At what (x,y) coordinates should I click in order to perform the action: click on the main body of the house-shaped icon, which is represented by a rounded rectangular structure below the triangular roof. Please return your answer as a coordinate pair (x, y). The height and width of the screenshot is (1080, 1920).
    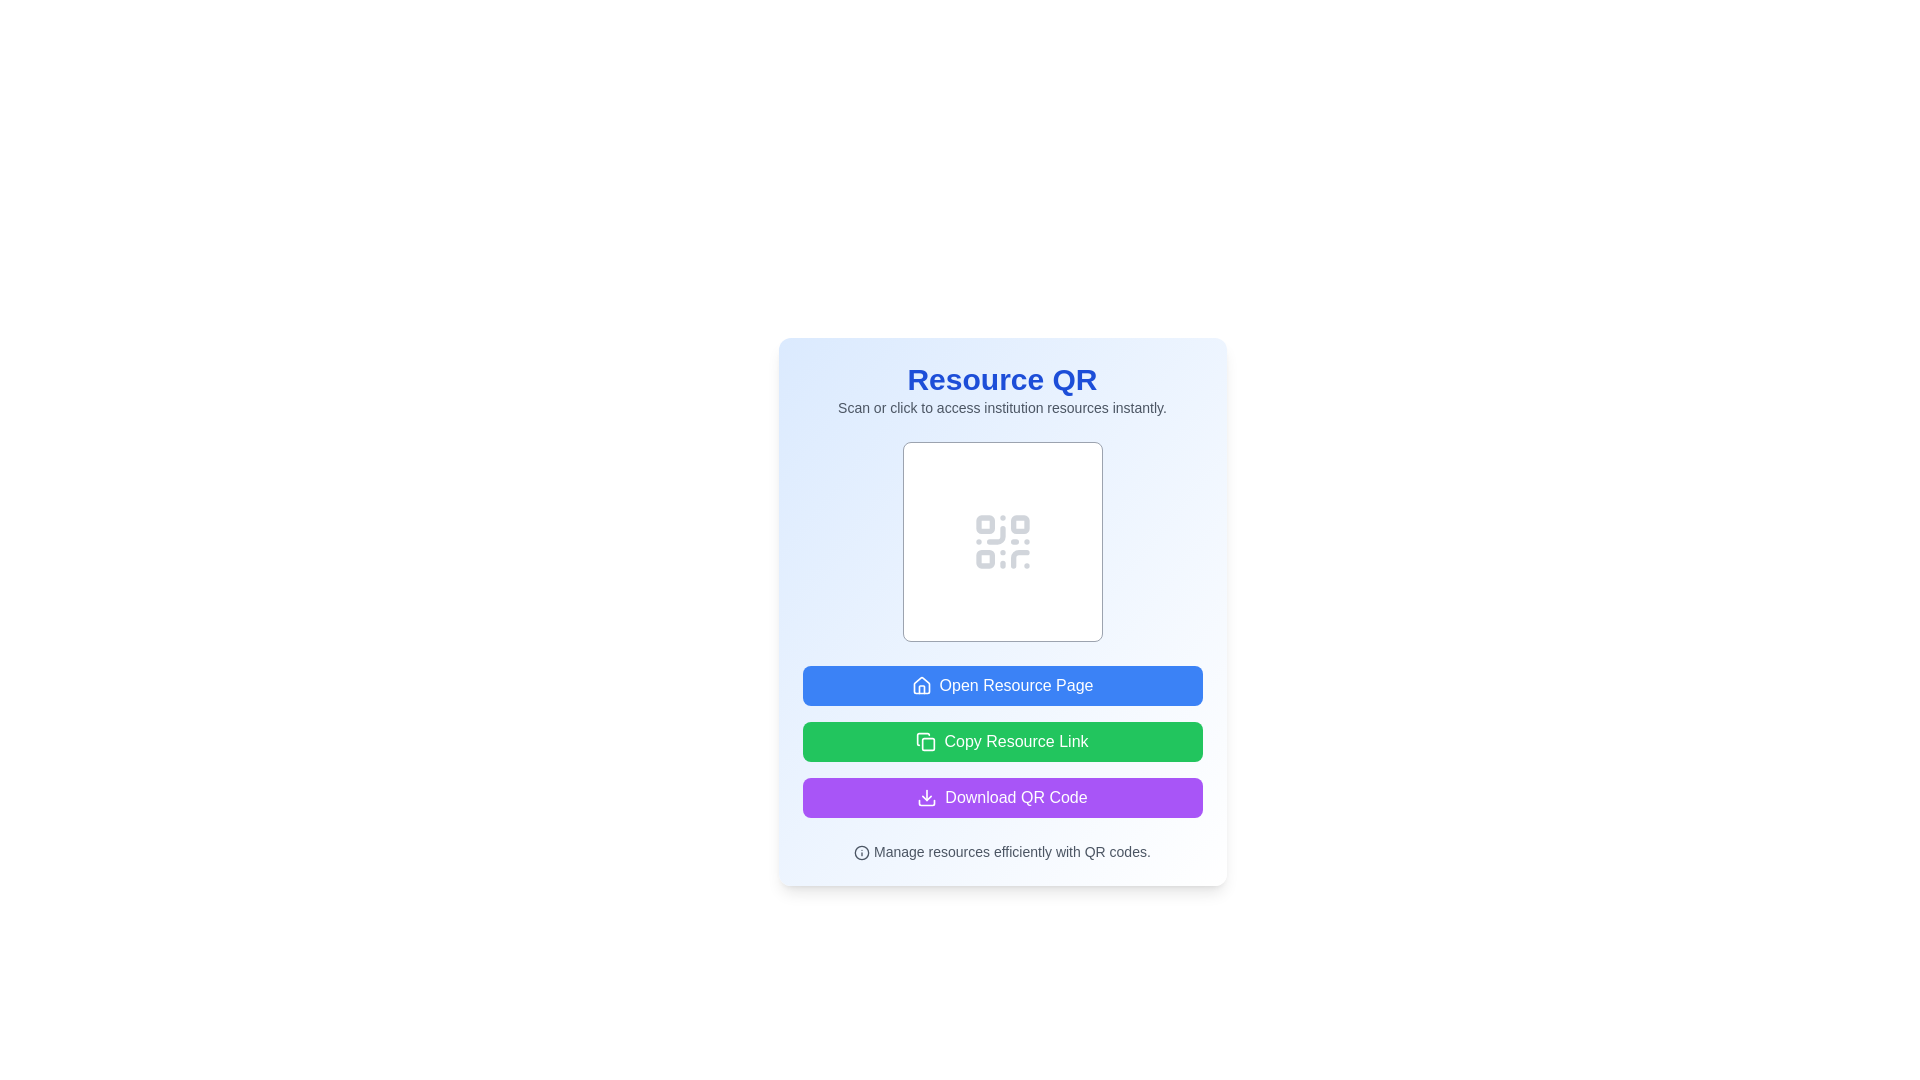
    Looking at the image, I should click on (920, 684).